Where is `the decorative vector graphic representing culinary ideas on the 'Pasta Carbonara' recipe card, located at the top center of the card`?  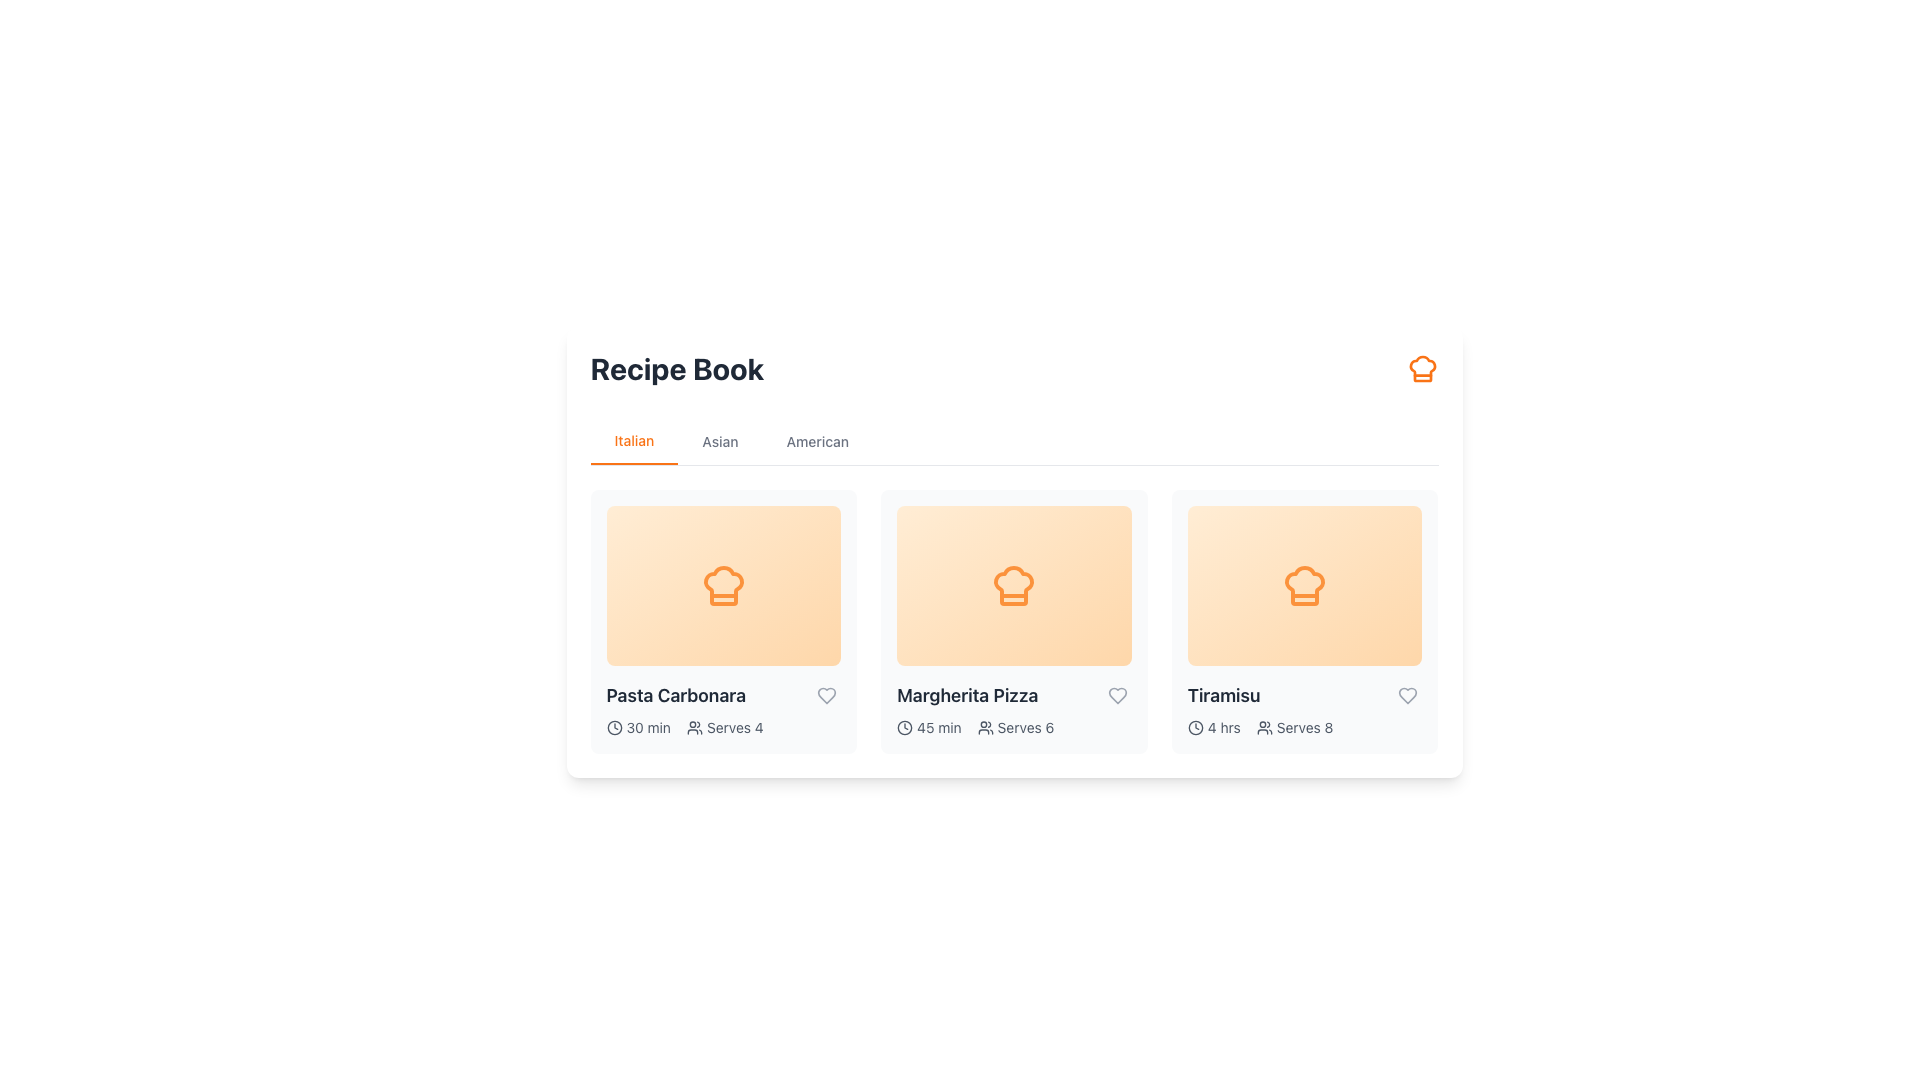
the decorative vector graphic representing culinary ideas on the 'Pasta Carbonara' recipe card, located at the top center of the card is located at coordinates (722, 585).